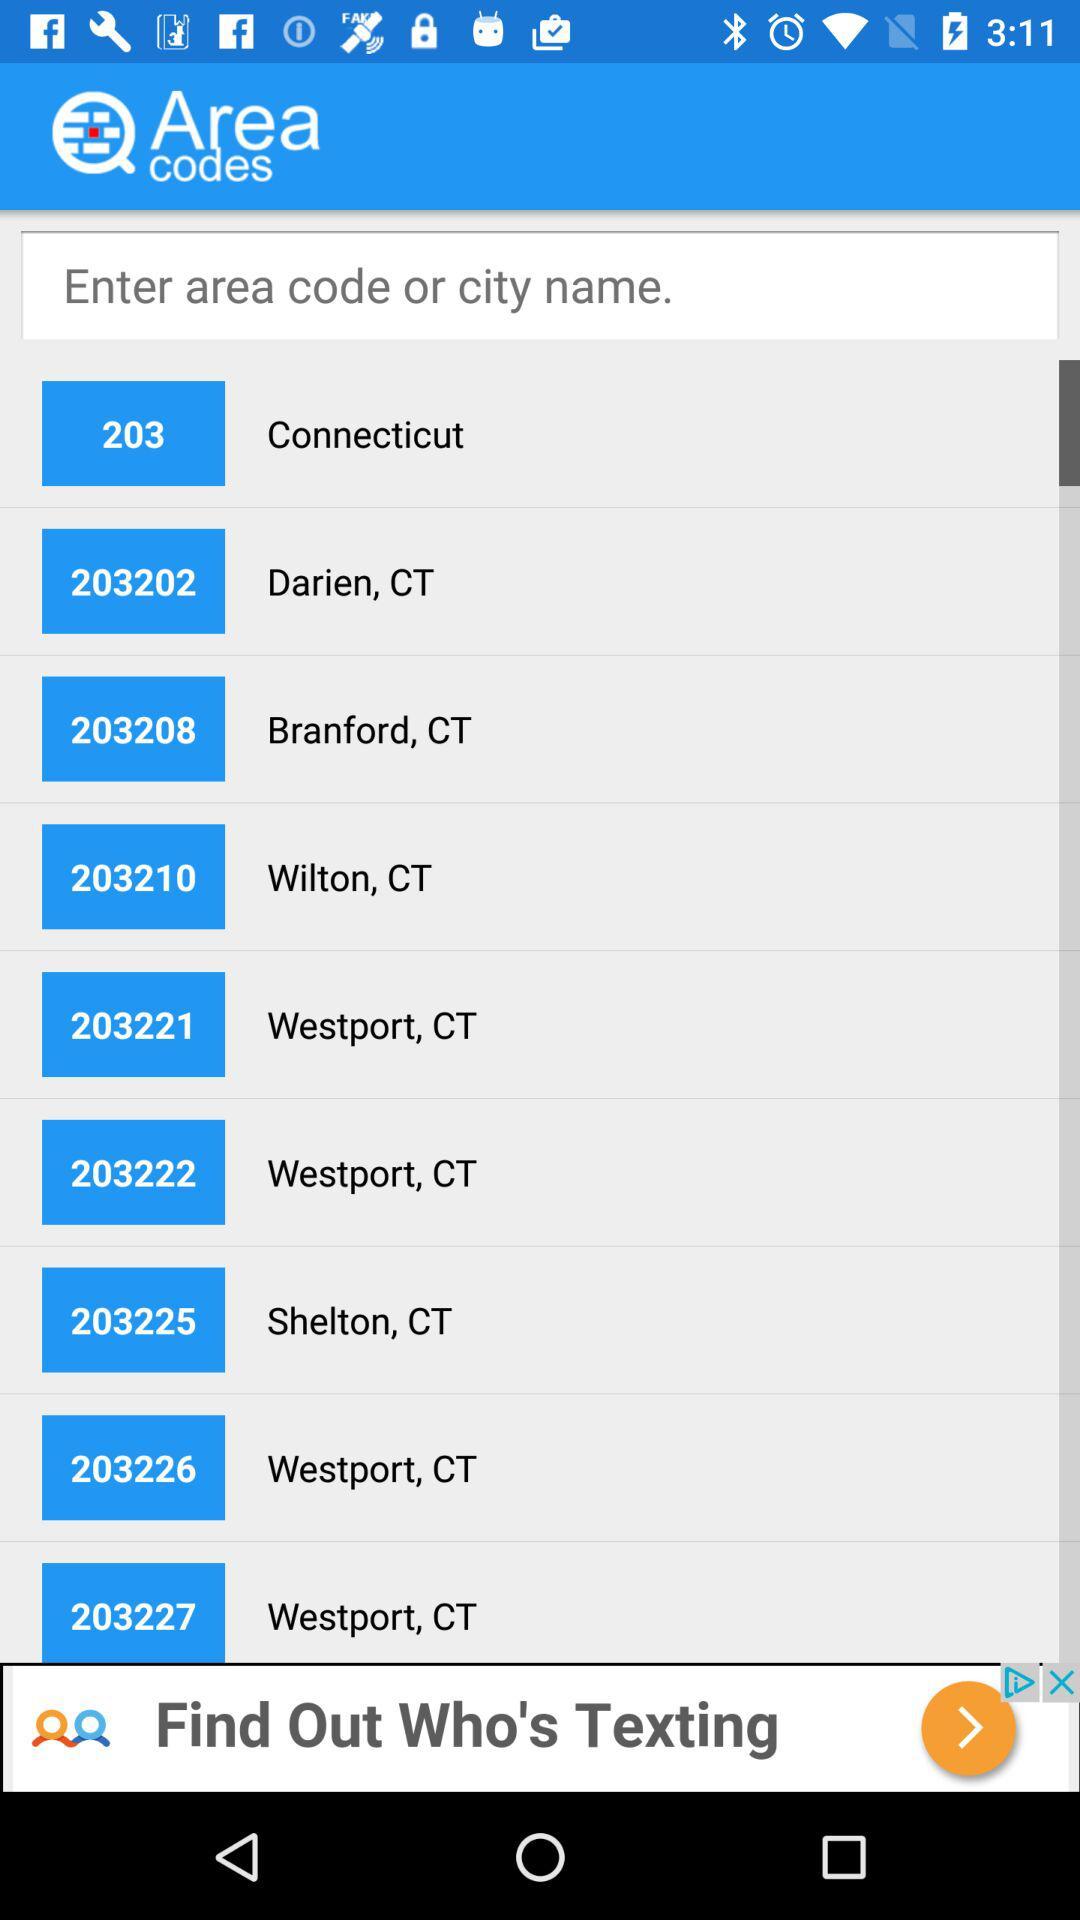 The width and height of the screenshot is (1080, 1920). I want to click on area code or city name, so click(540, 283).